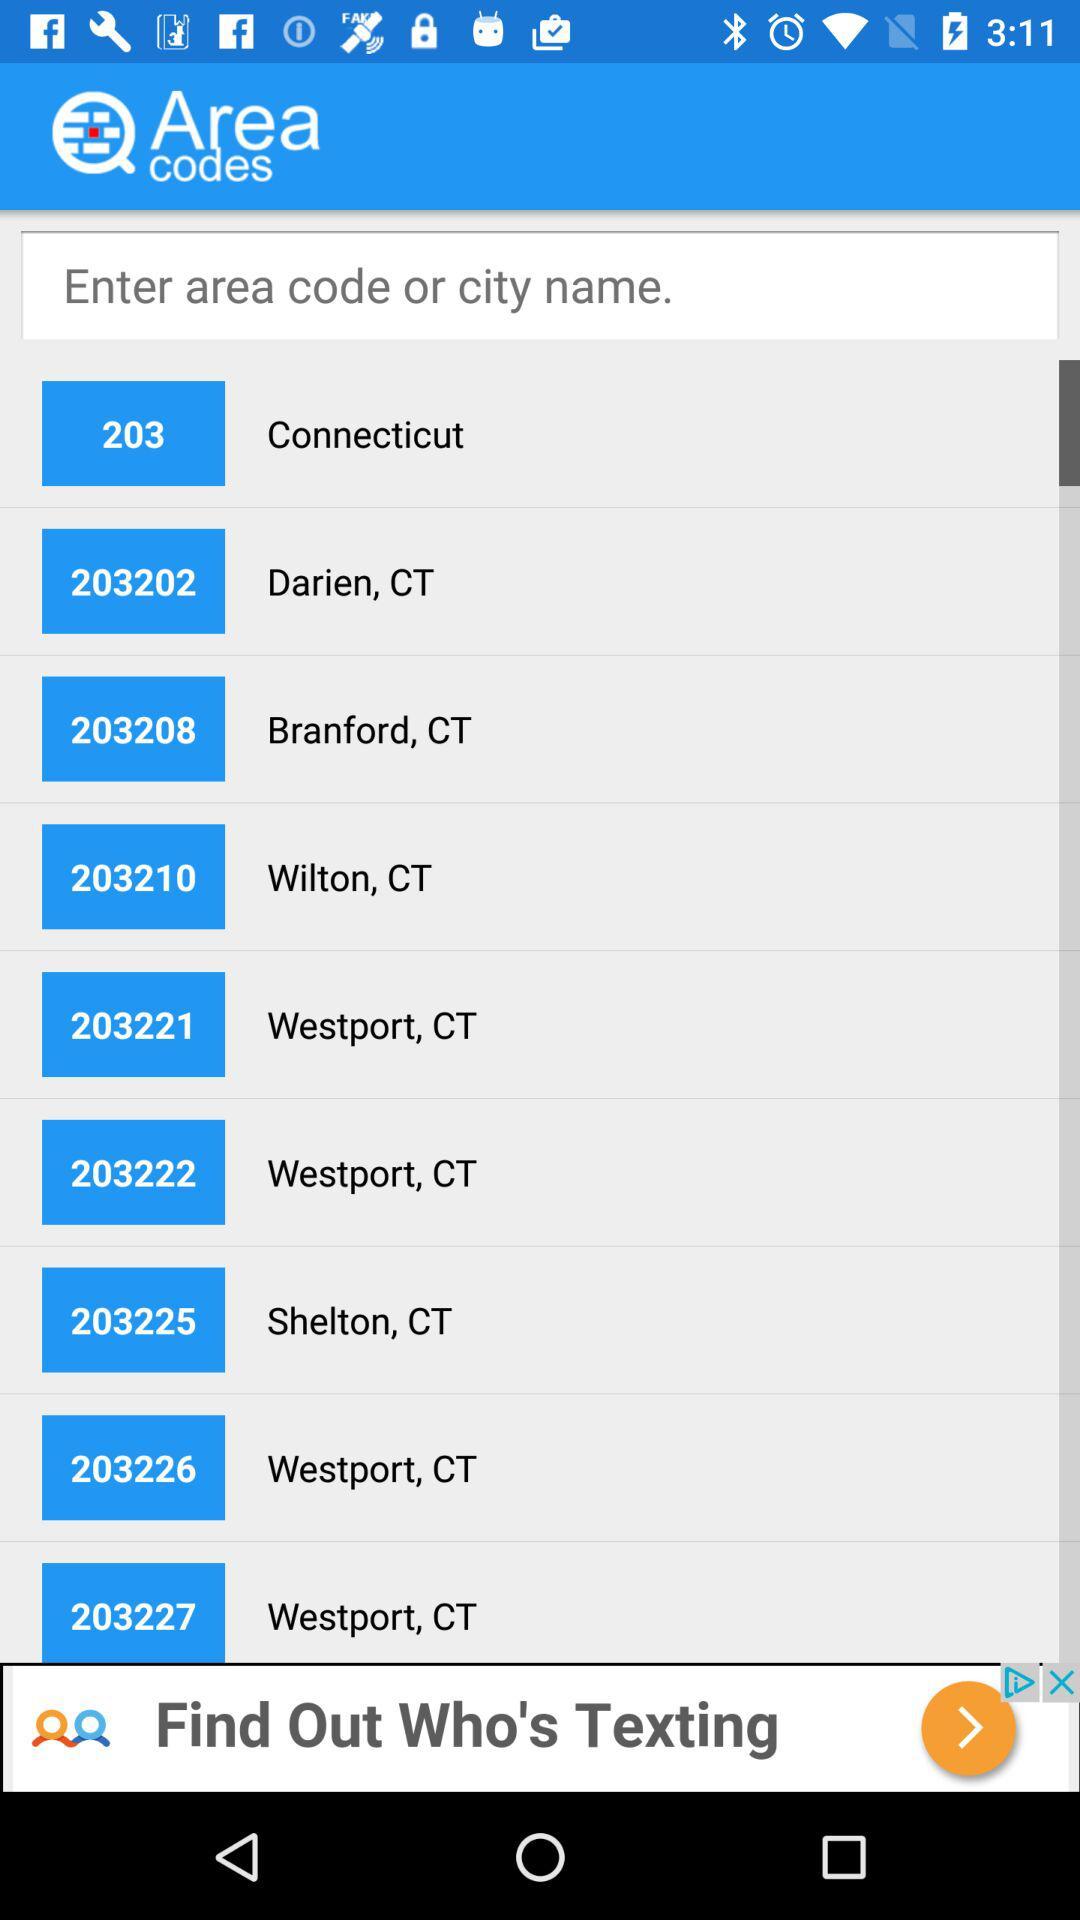 The width and height of the screenshot is (1080, 1920). I want to click on area code or city name, so click(540, 283).